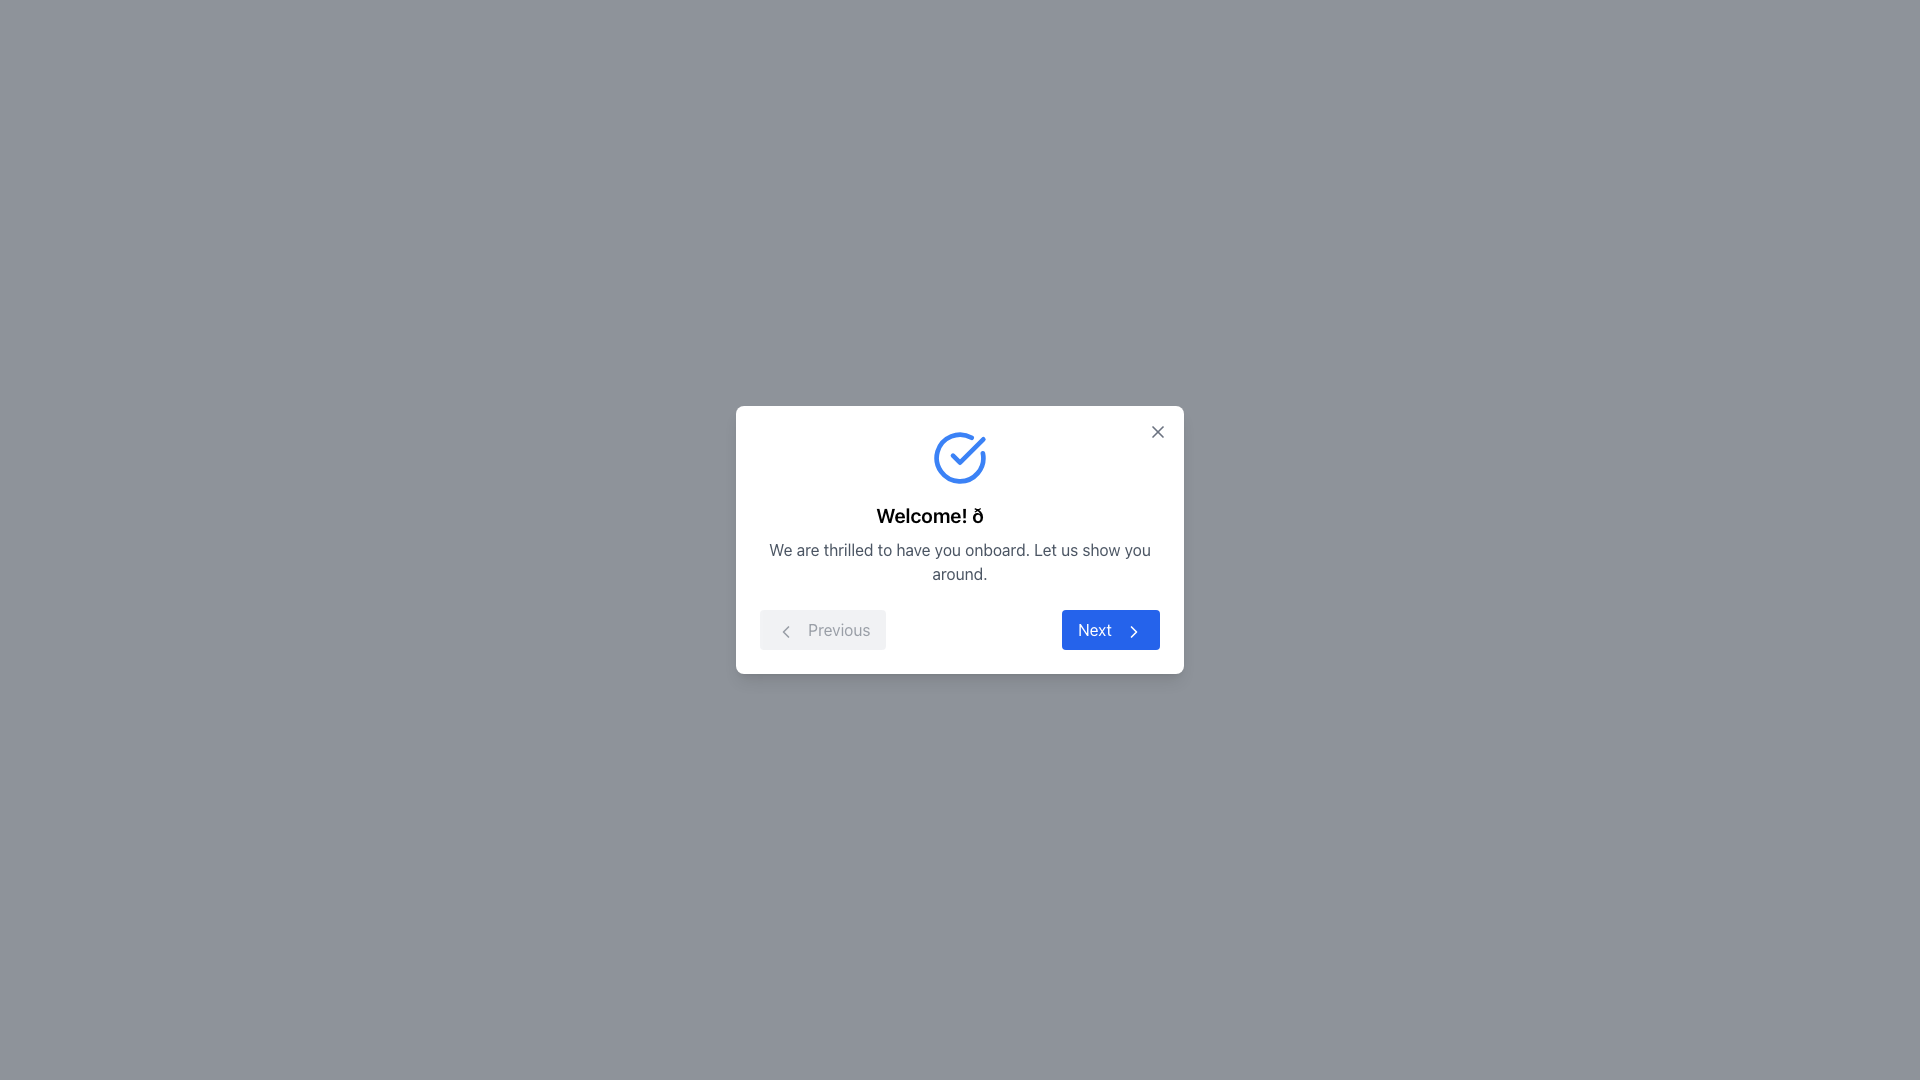  What do you see at coordinates (1157, 431) in the screenshot?
I see `the 'X' icon located at the top-right corner of the modal window` at bounding box center [1157, 431].